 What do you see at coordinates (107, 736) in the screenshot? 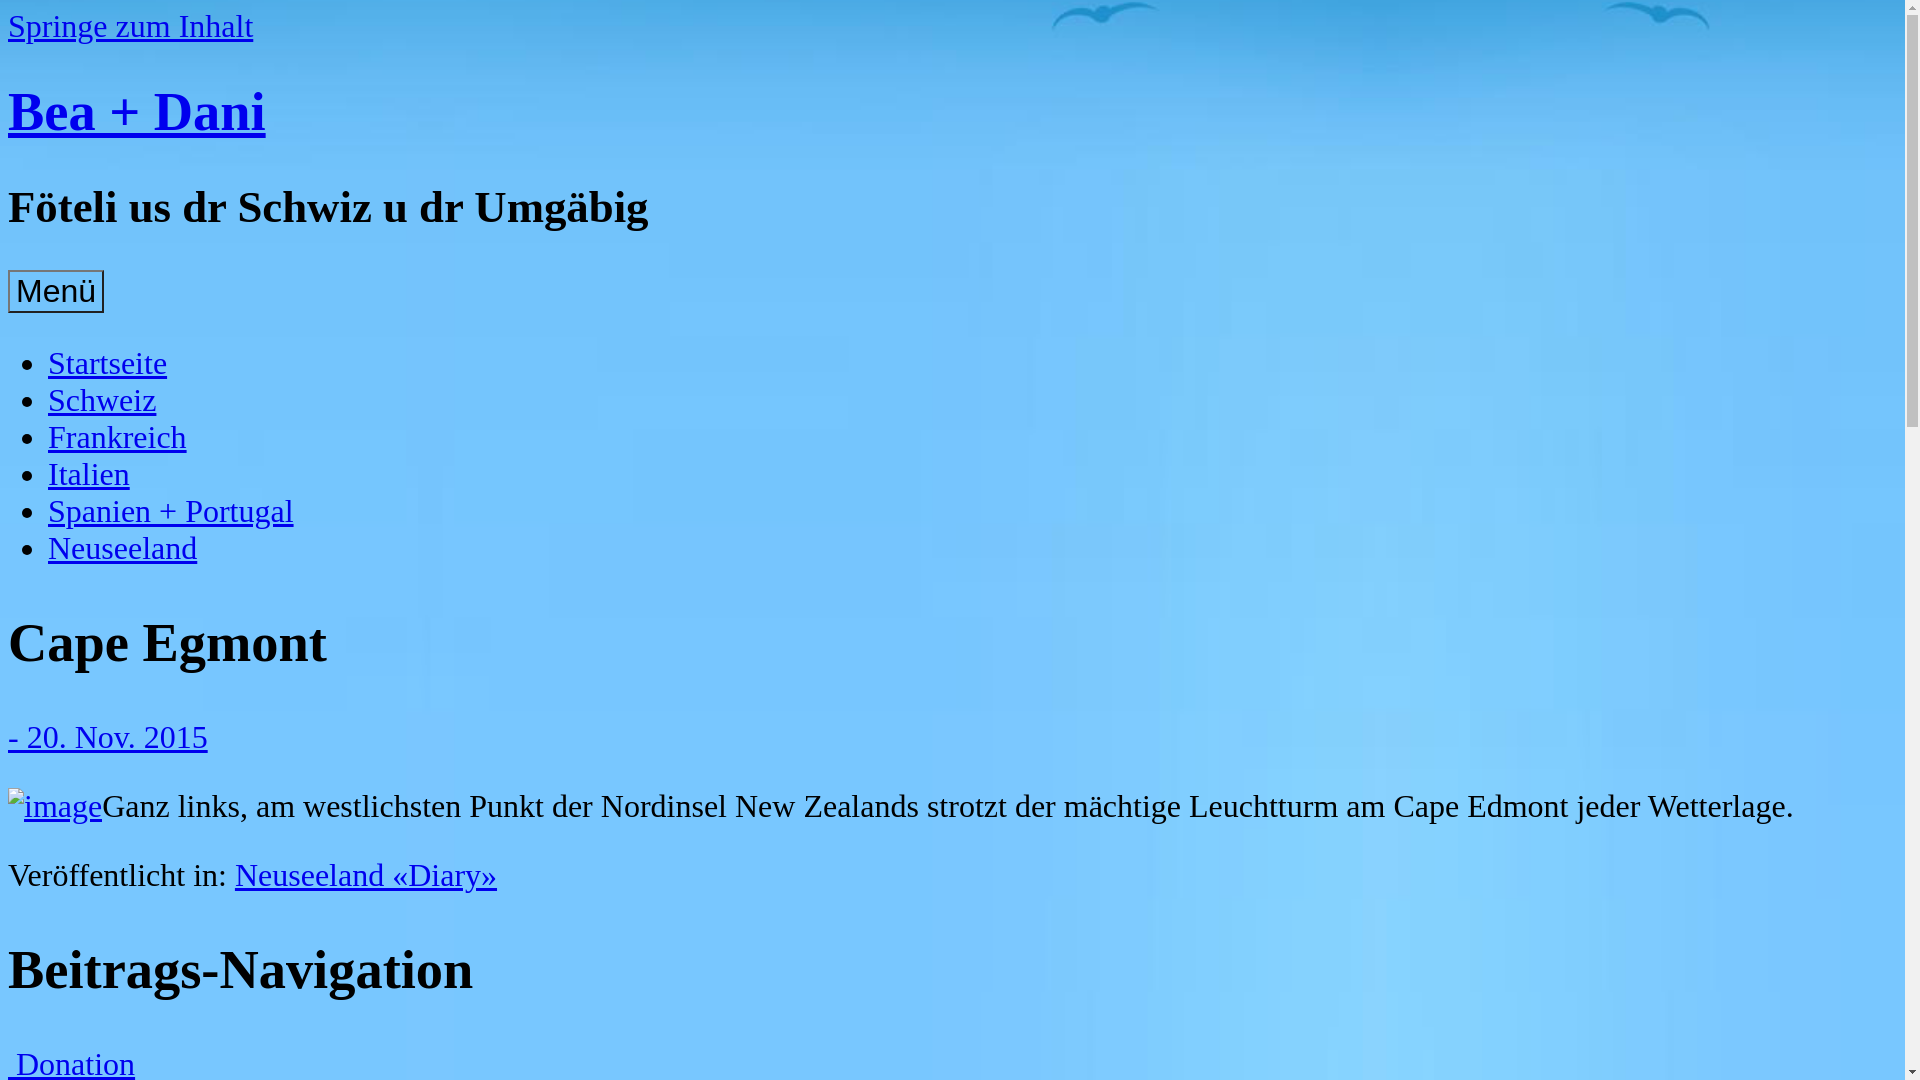
I see `'- 20. Nov. 2015'` at bounding box center [107, 736].